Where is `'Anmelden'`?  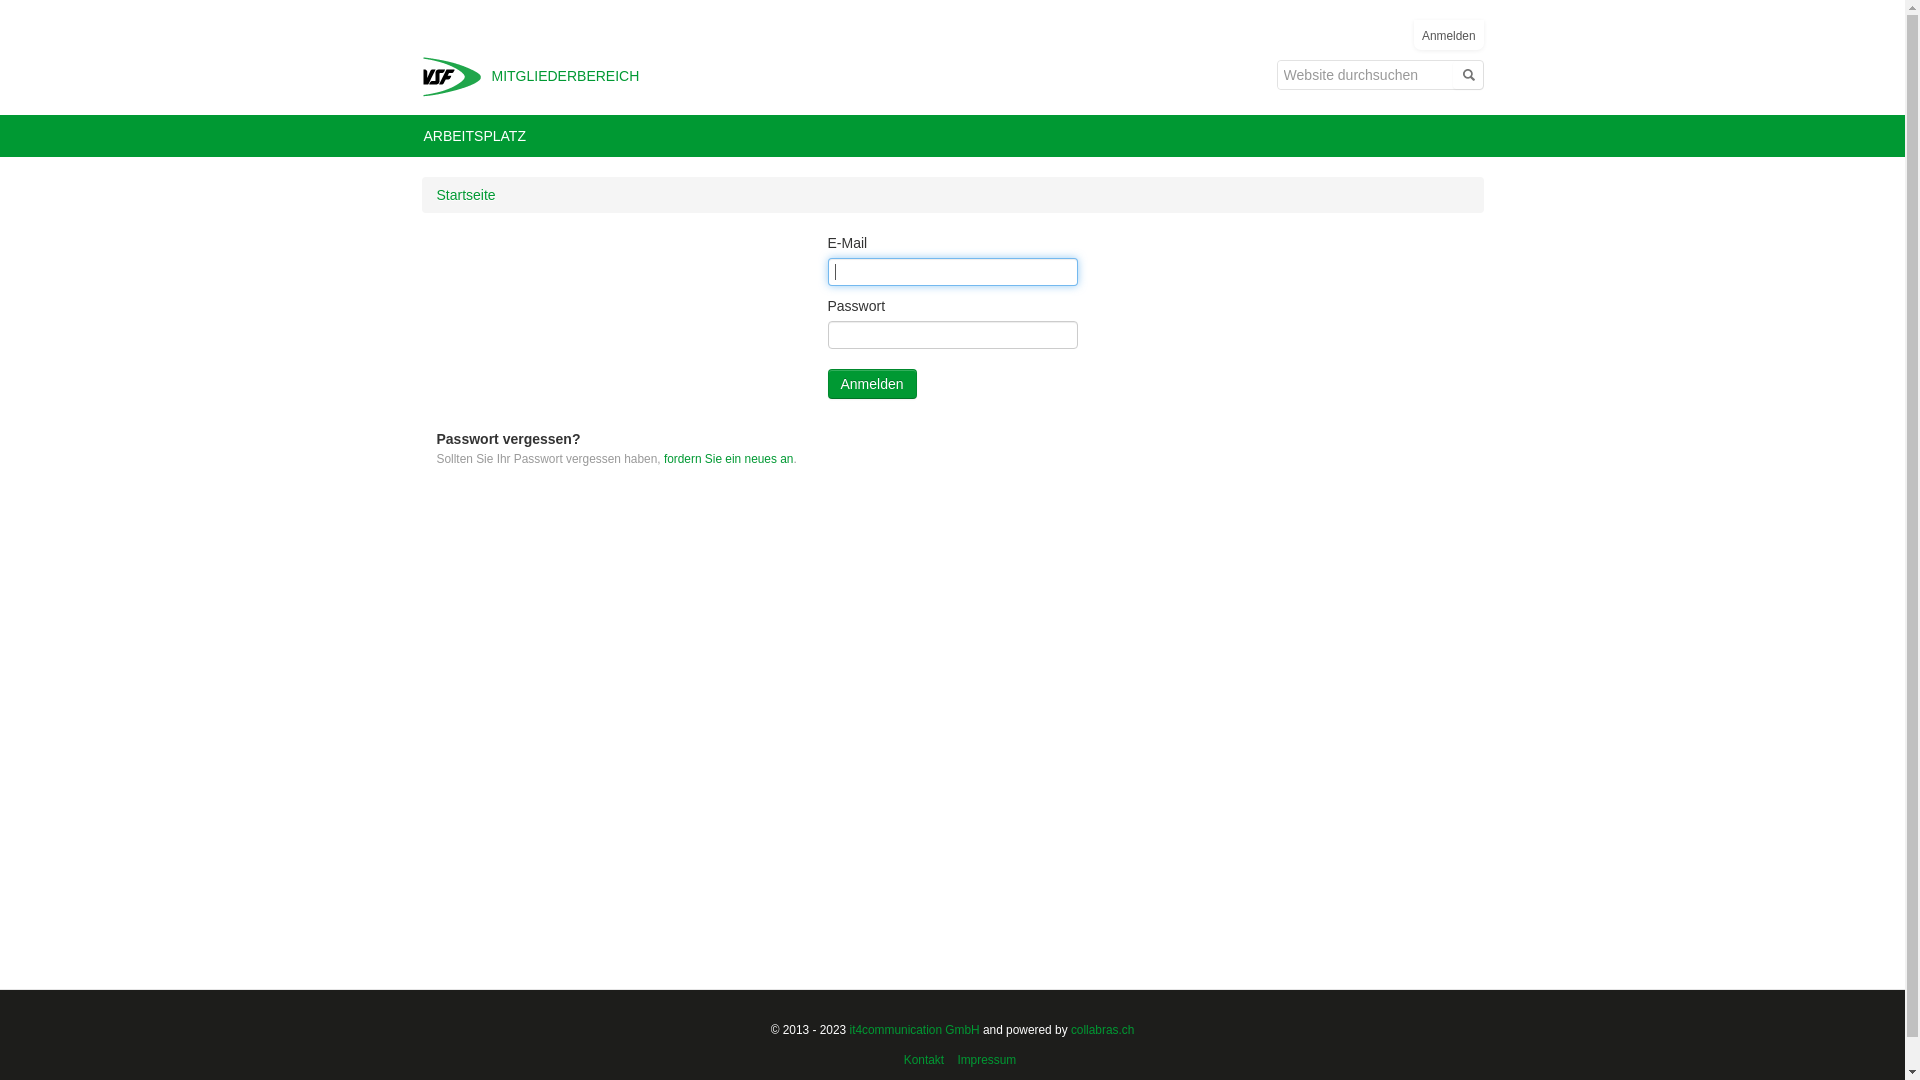 'Anmelden' is located at coordinates (872, 384).